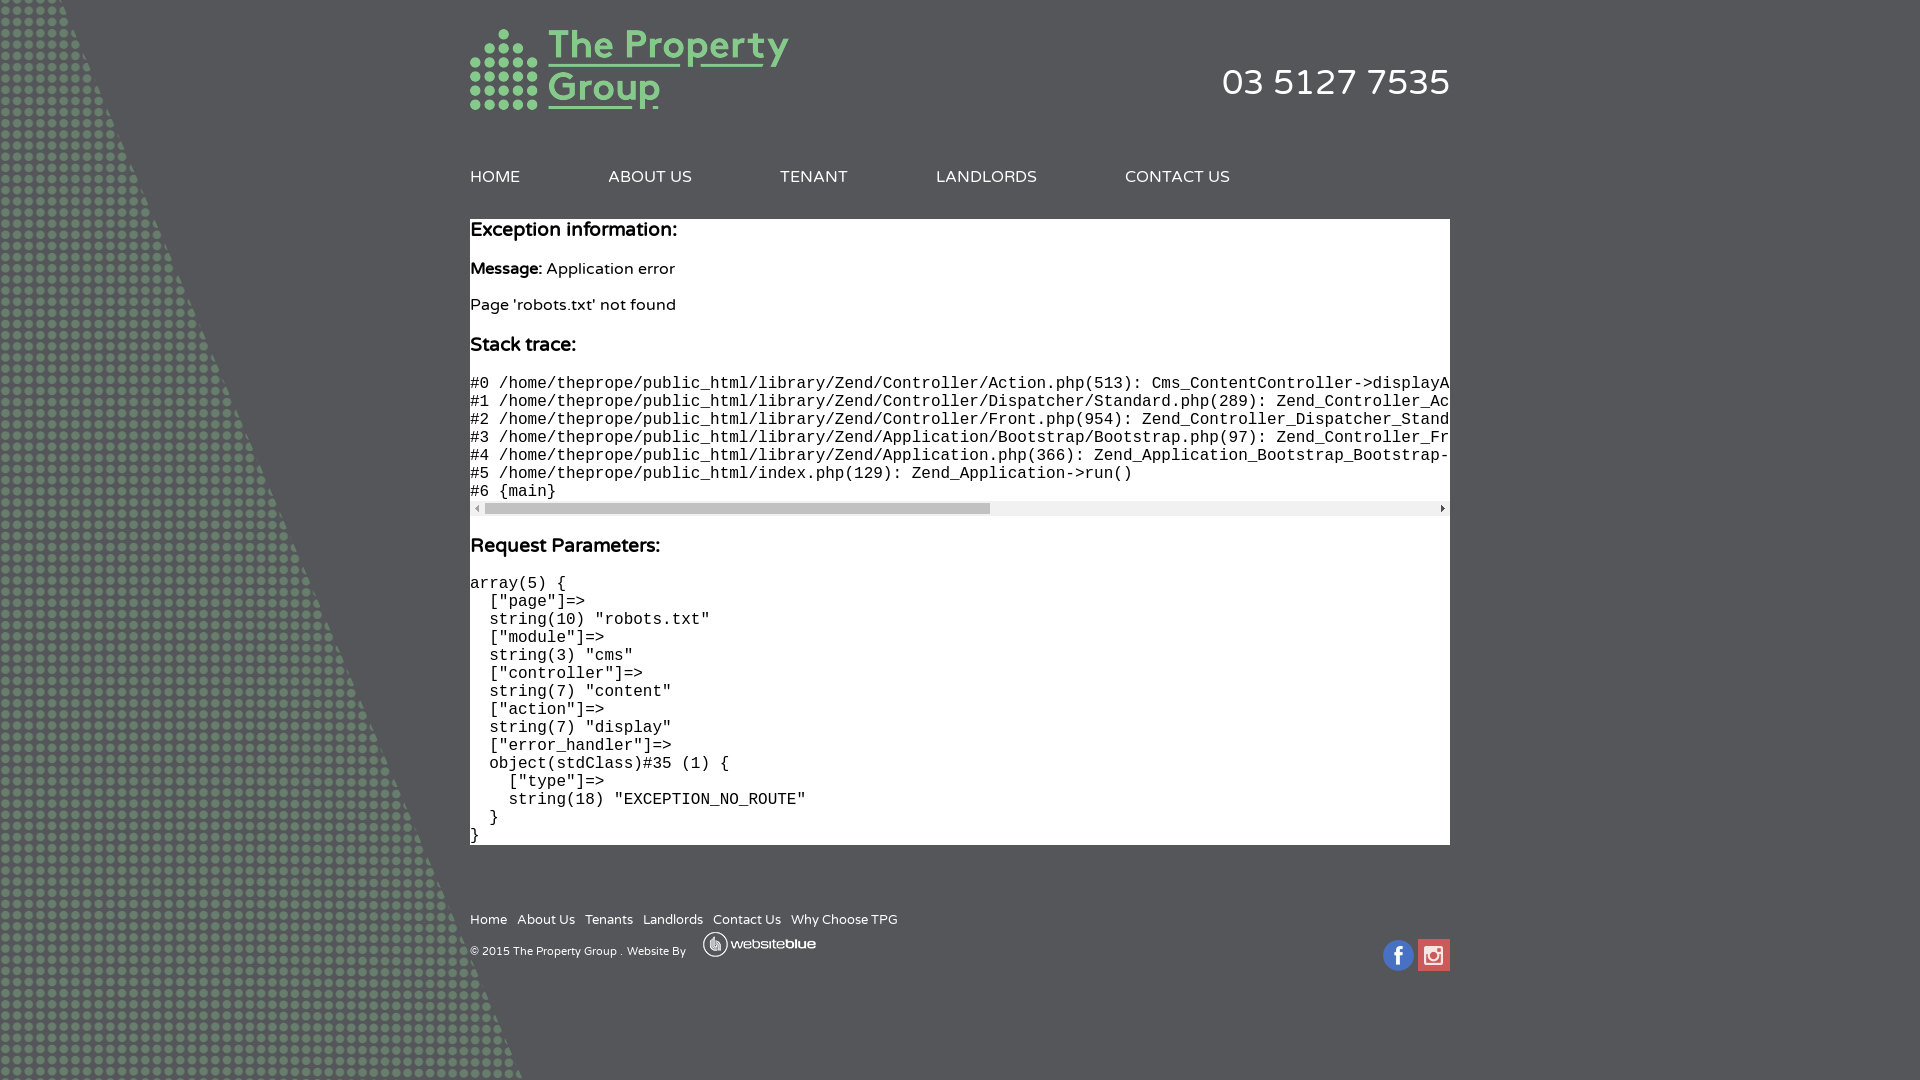 The height and width of the screenshot is (1080, 1920). What do you see at coordinates (546, 920) in the screenshot?
I see `'About Us'` at bounding box center [546, 920].